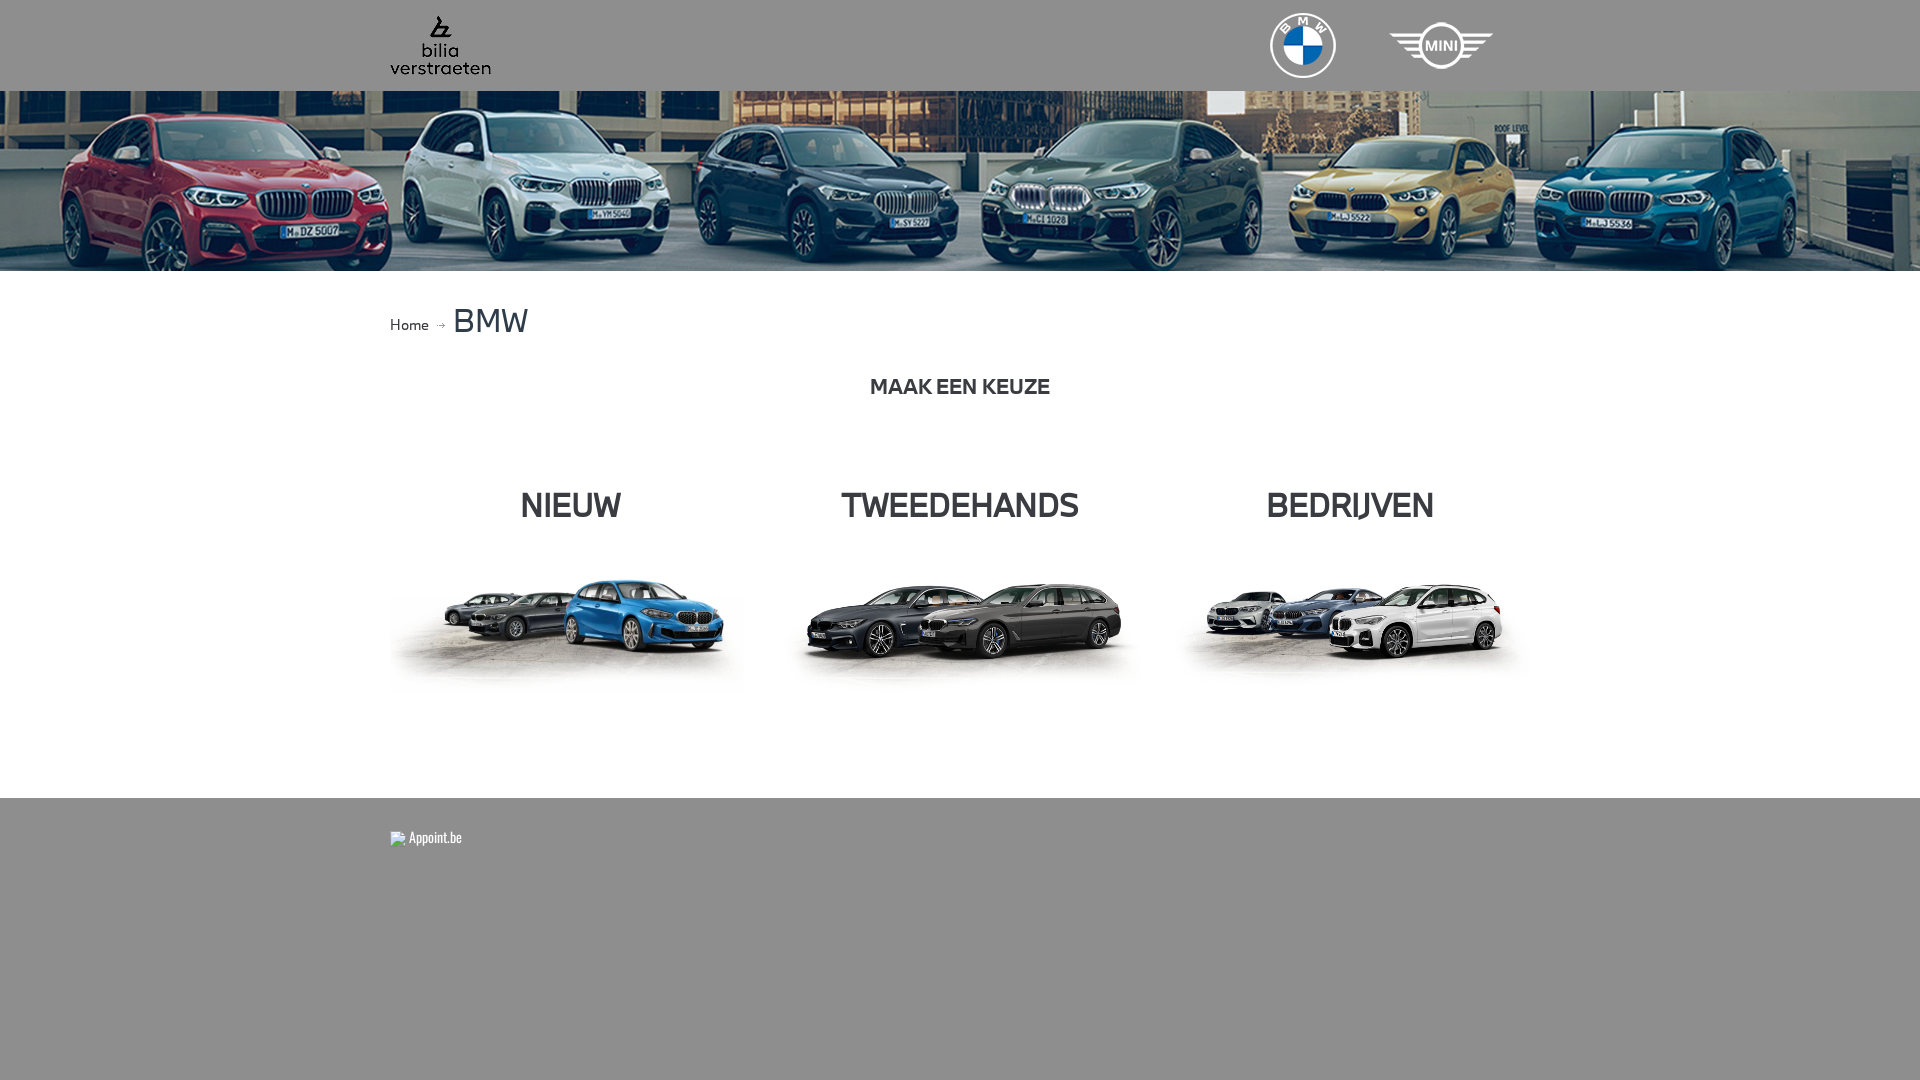 This screenshot has height=1080, width=1920. I want to click on 'used', so click(960, 616).